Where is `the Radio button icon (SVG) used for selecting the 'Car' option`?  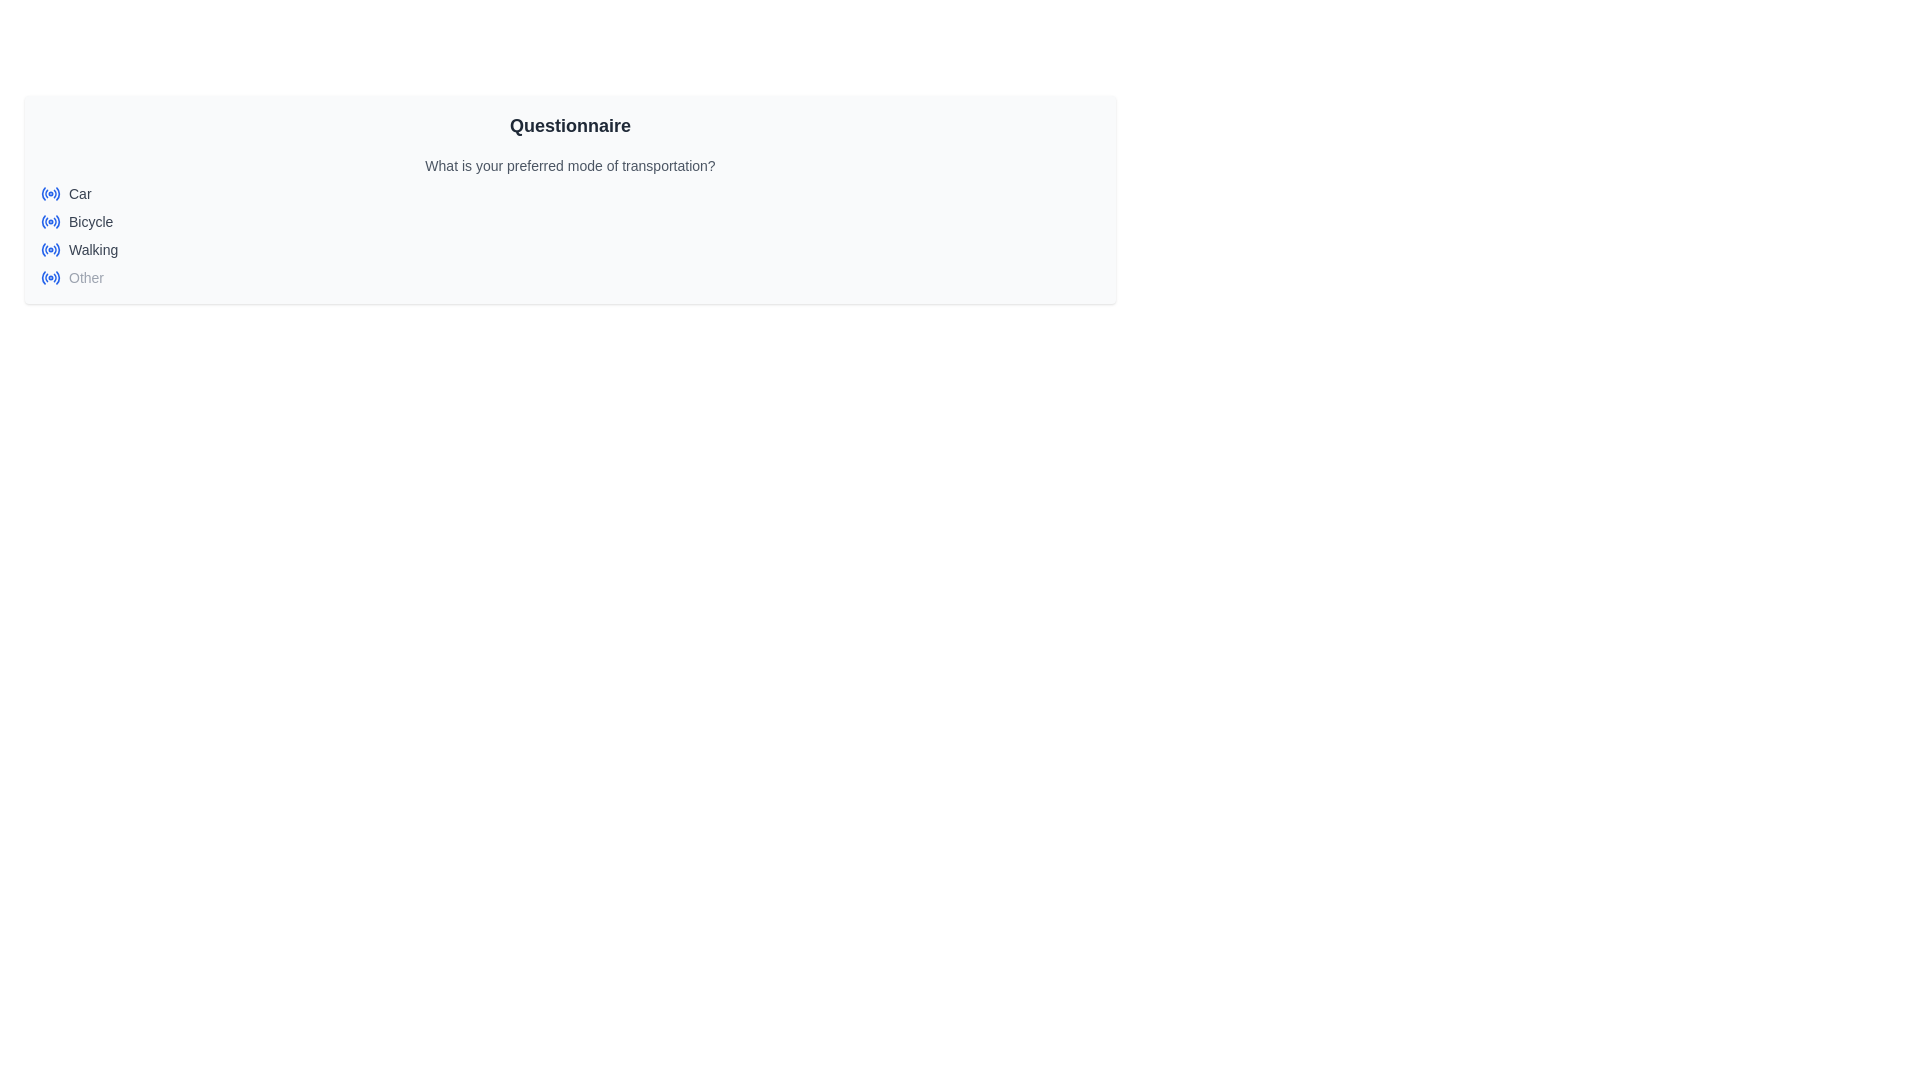 the Radio button icon (SVG) used for selecting the 'Car' option is located at coordinates (51, 193).